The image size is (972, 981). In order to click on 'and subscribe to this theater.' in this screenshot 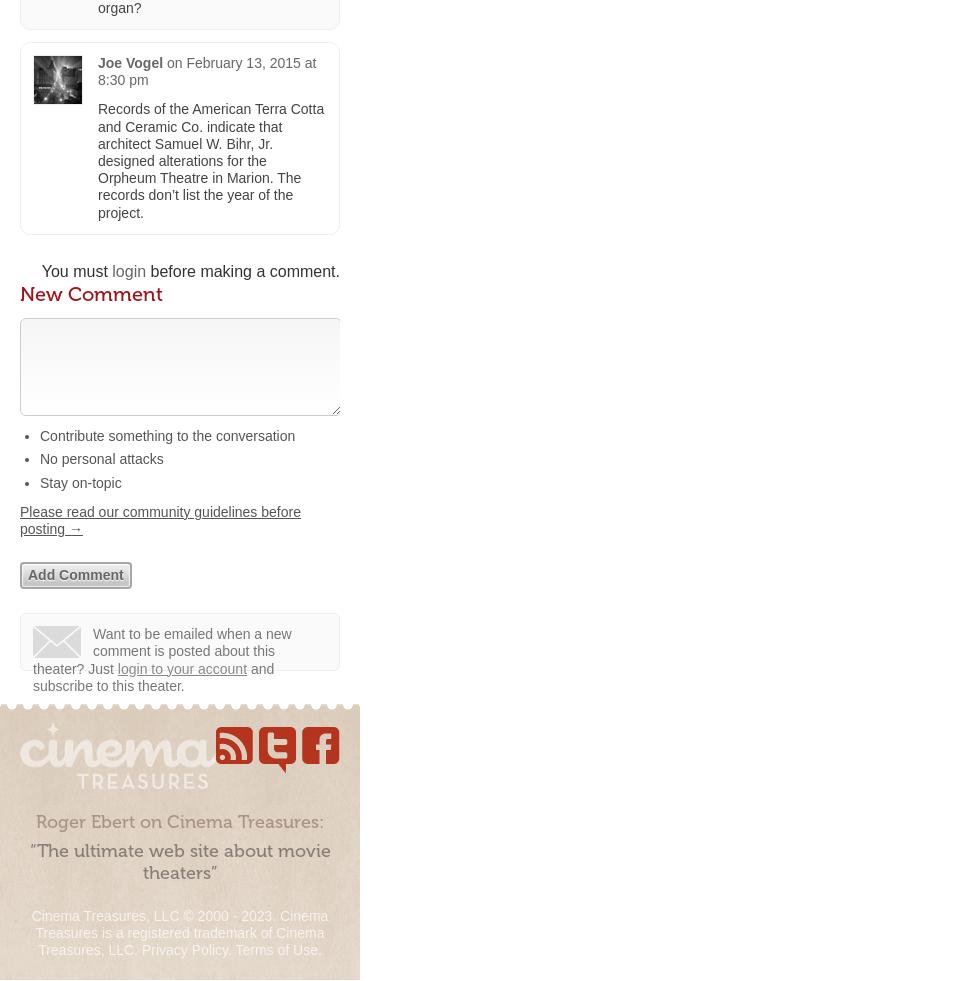, I will do `click(33, 676)`.